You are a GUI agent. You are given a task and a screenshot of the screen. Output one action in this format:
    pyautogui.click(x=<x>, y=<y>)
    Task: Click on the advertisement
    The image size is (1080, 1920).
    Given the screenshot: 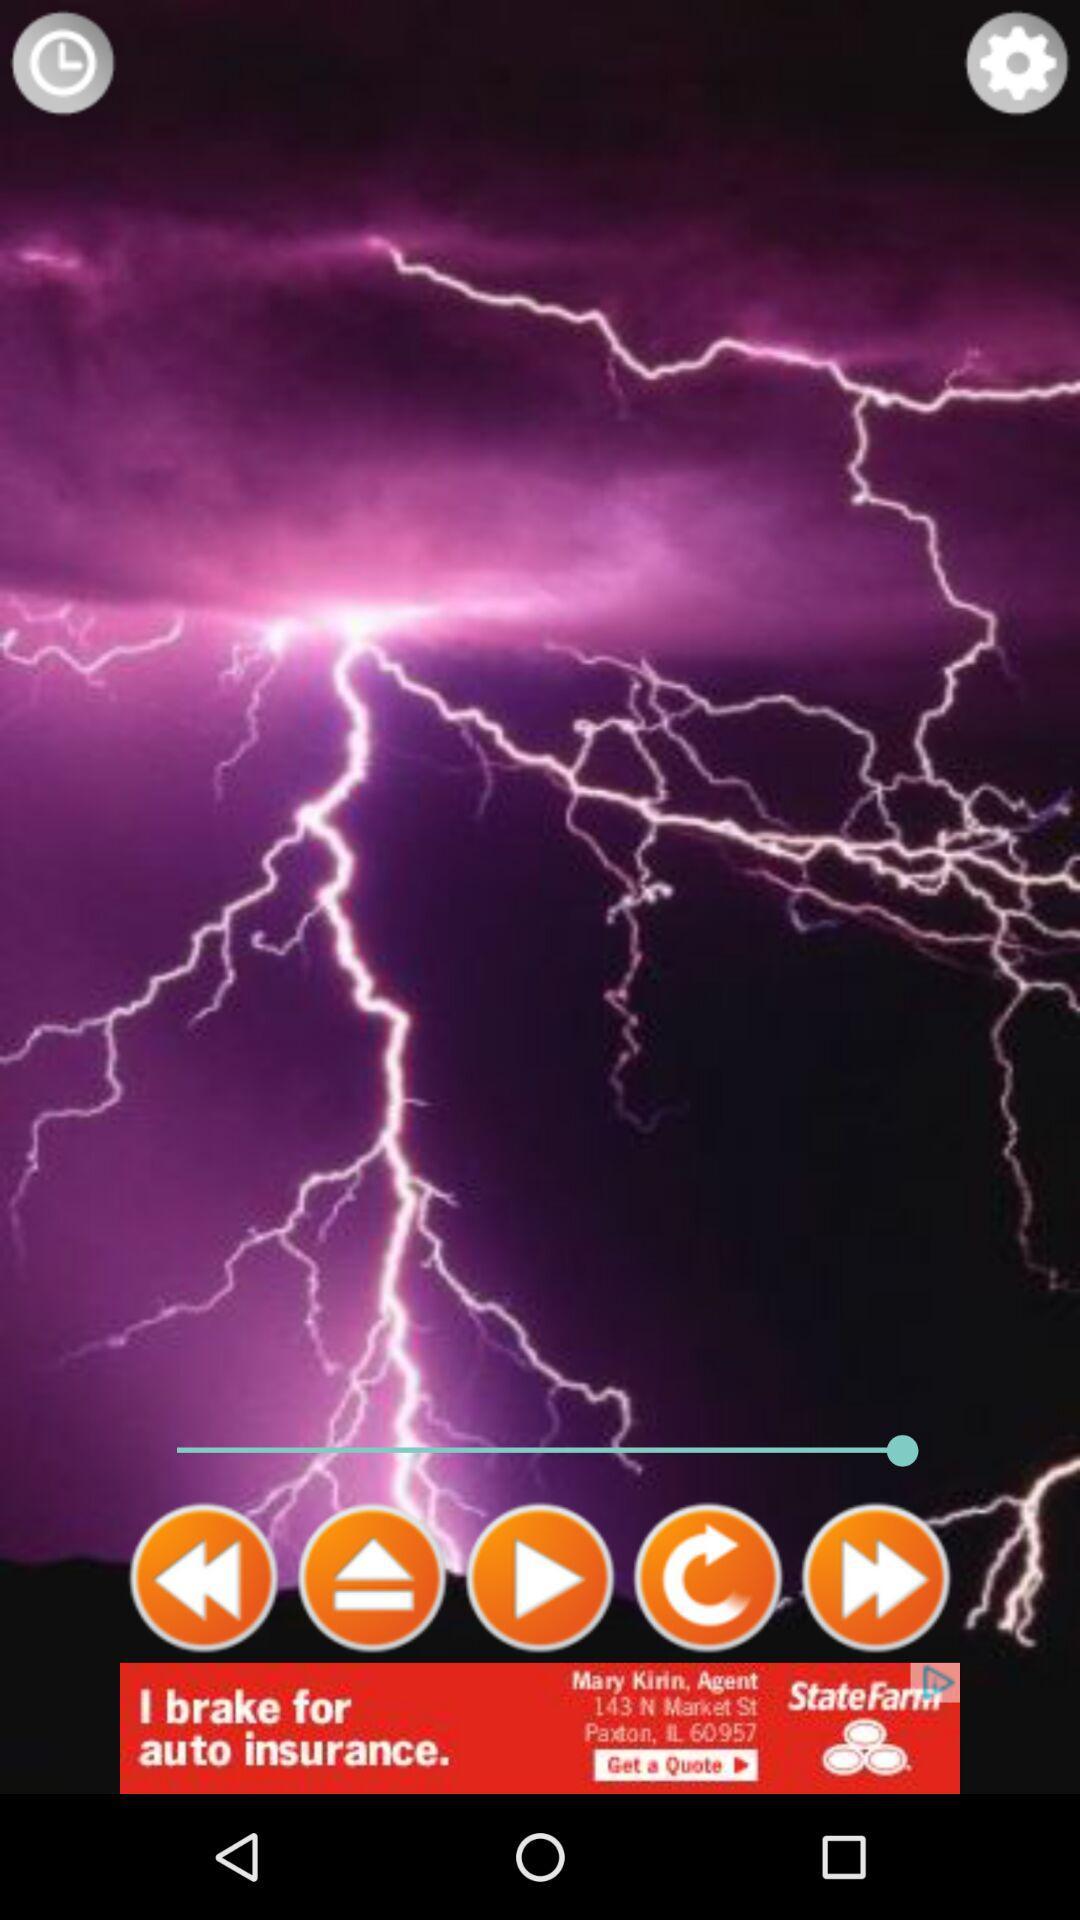 What is the action you would take?
    pyautogui.click(x=540, y=1727)
    